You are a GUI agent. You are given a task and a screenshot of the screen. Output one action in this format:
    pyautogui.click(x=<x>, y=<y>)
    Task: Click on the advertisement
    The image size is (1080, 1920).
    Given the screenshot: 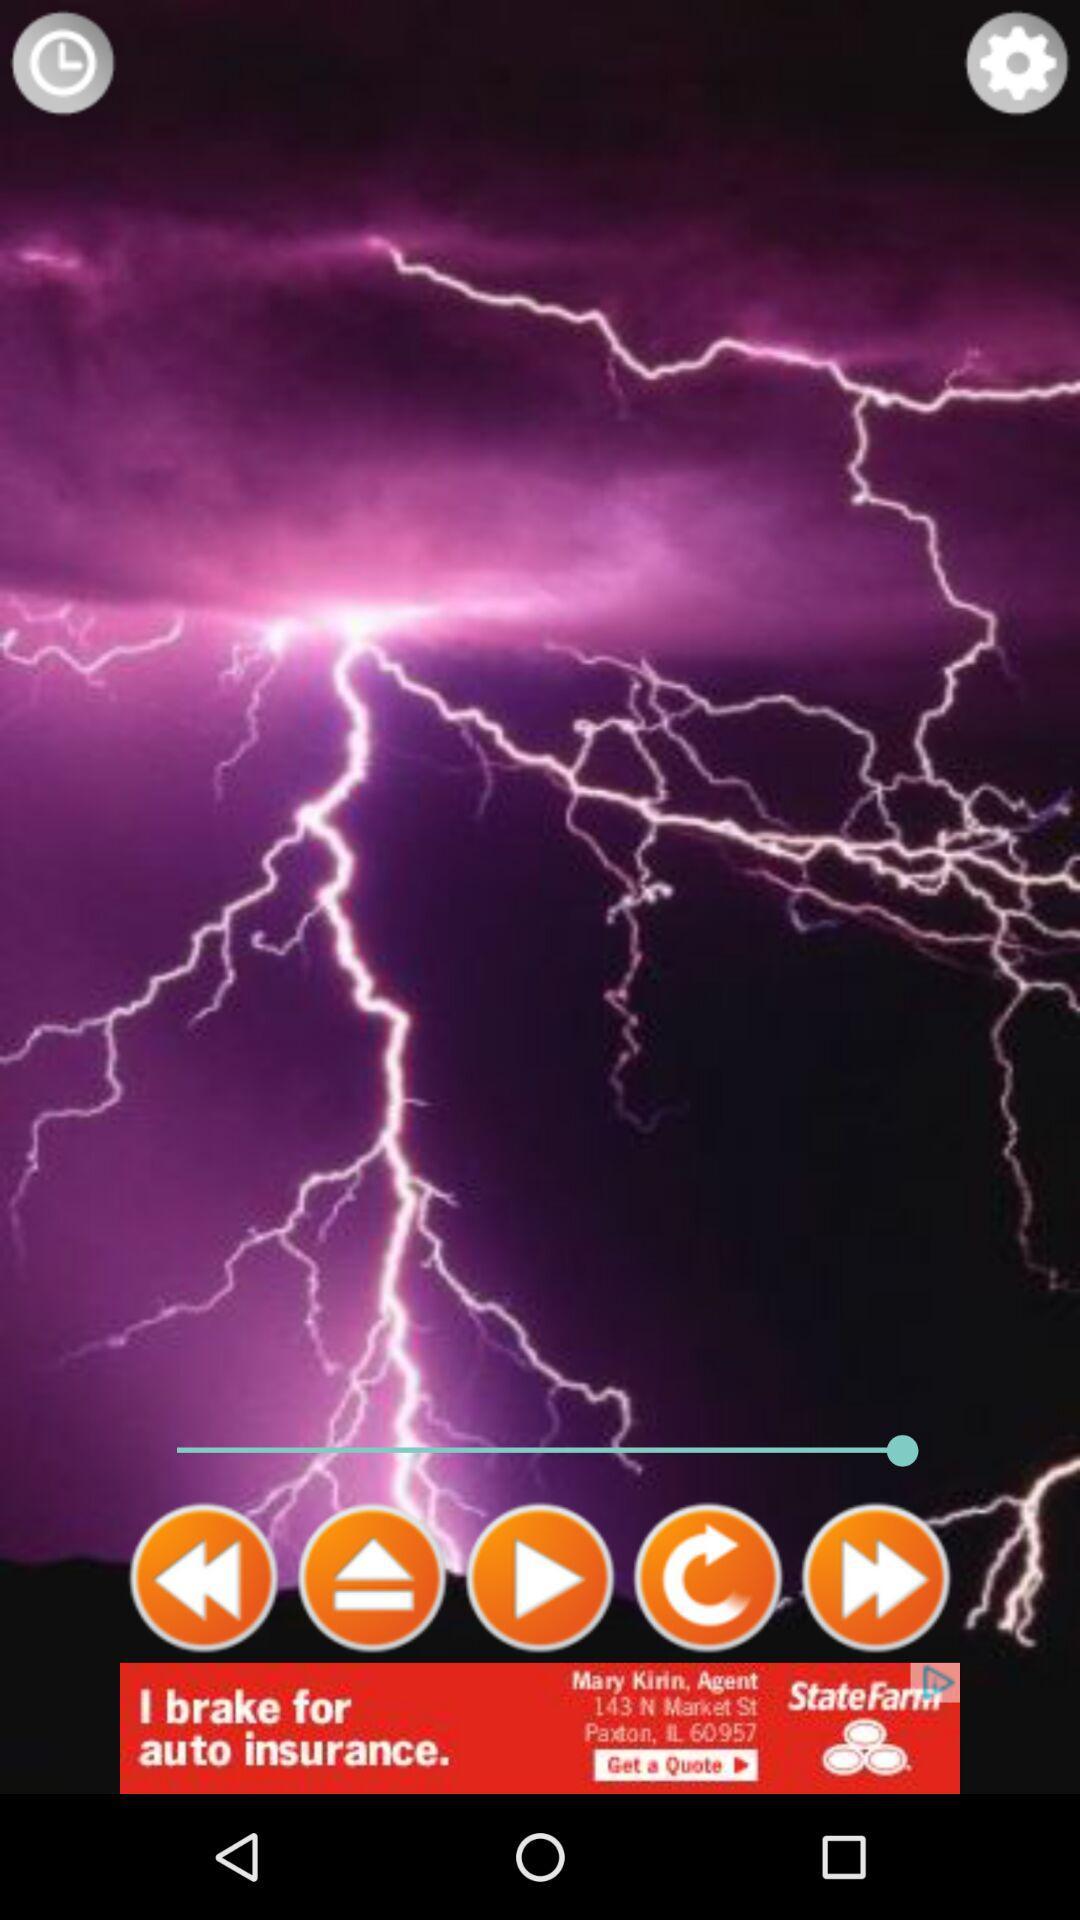 What is the action you would take?
    pyautogui.click(x=540, y=1727)
    